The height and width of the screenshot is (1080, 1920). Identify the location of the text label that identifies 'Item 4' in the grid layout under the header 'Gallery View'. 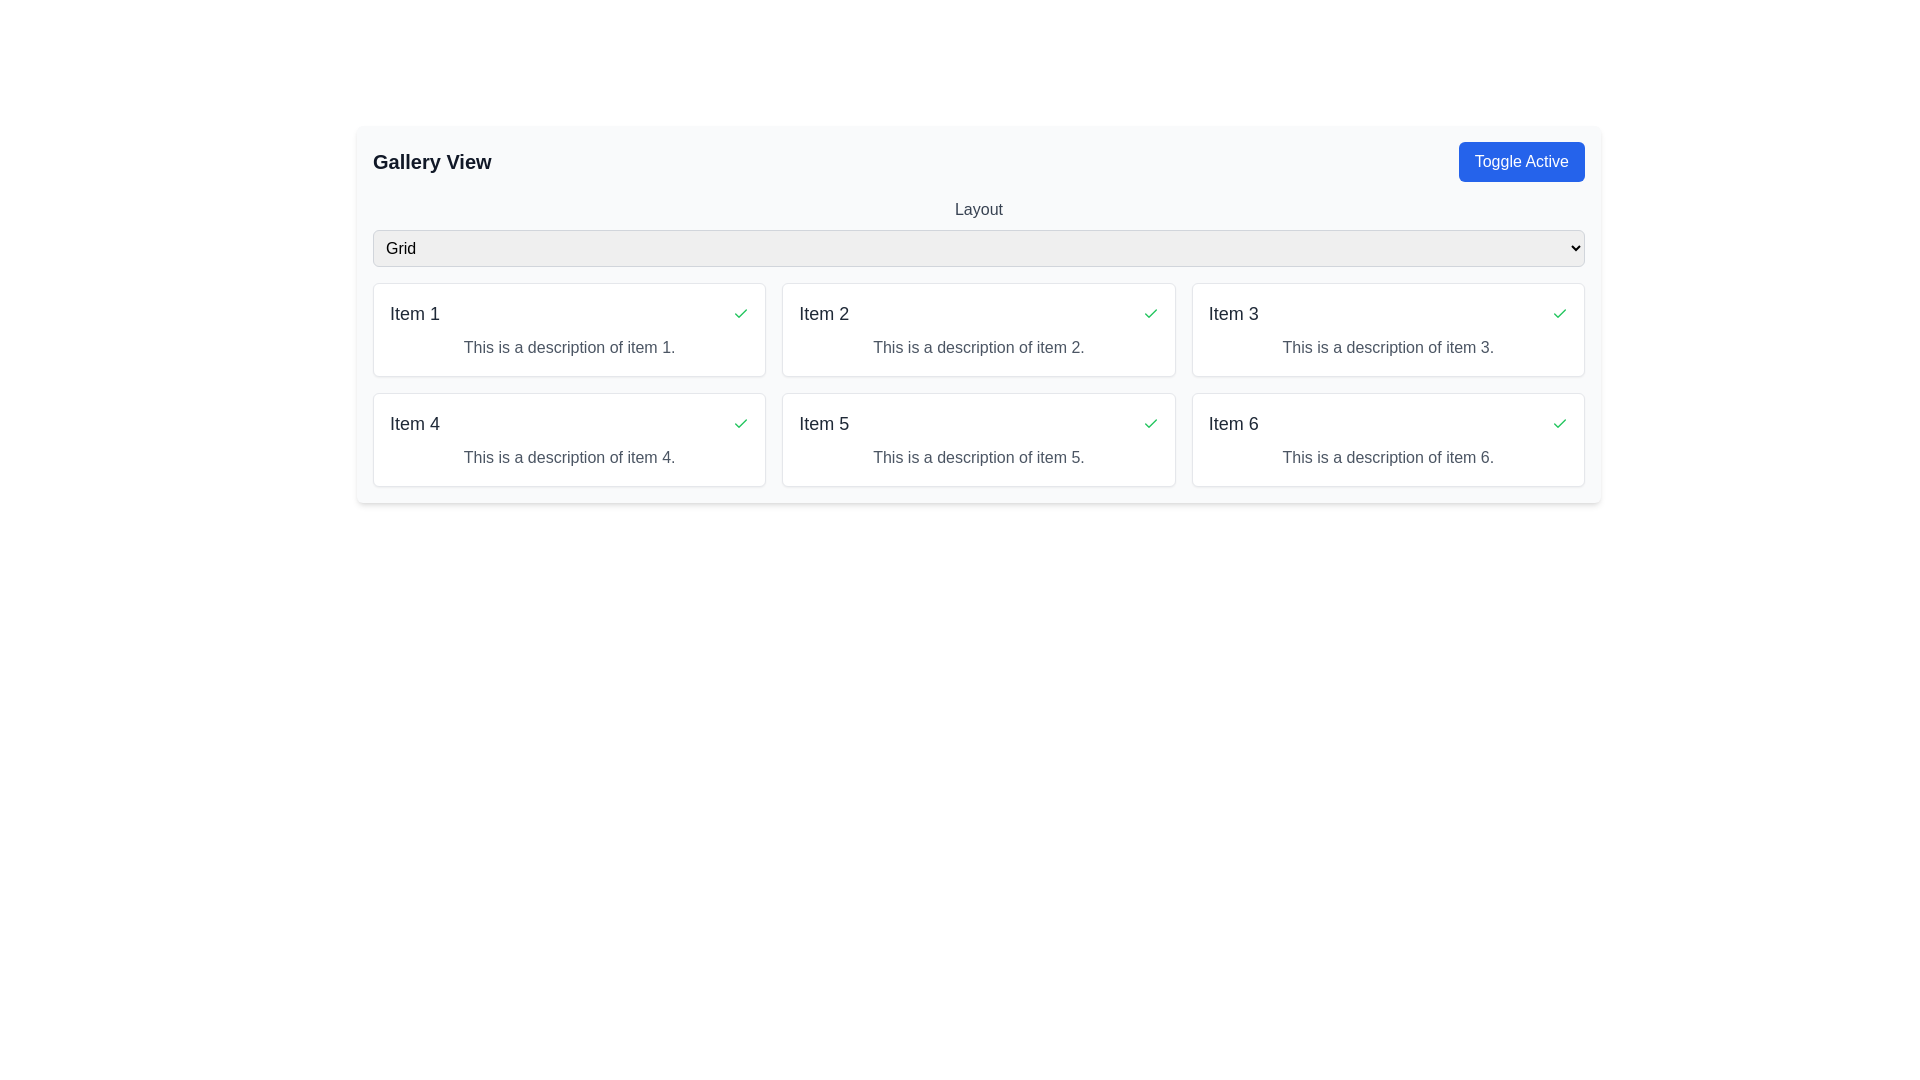
(414, 423).